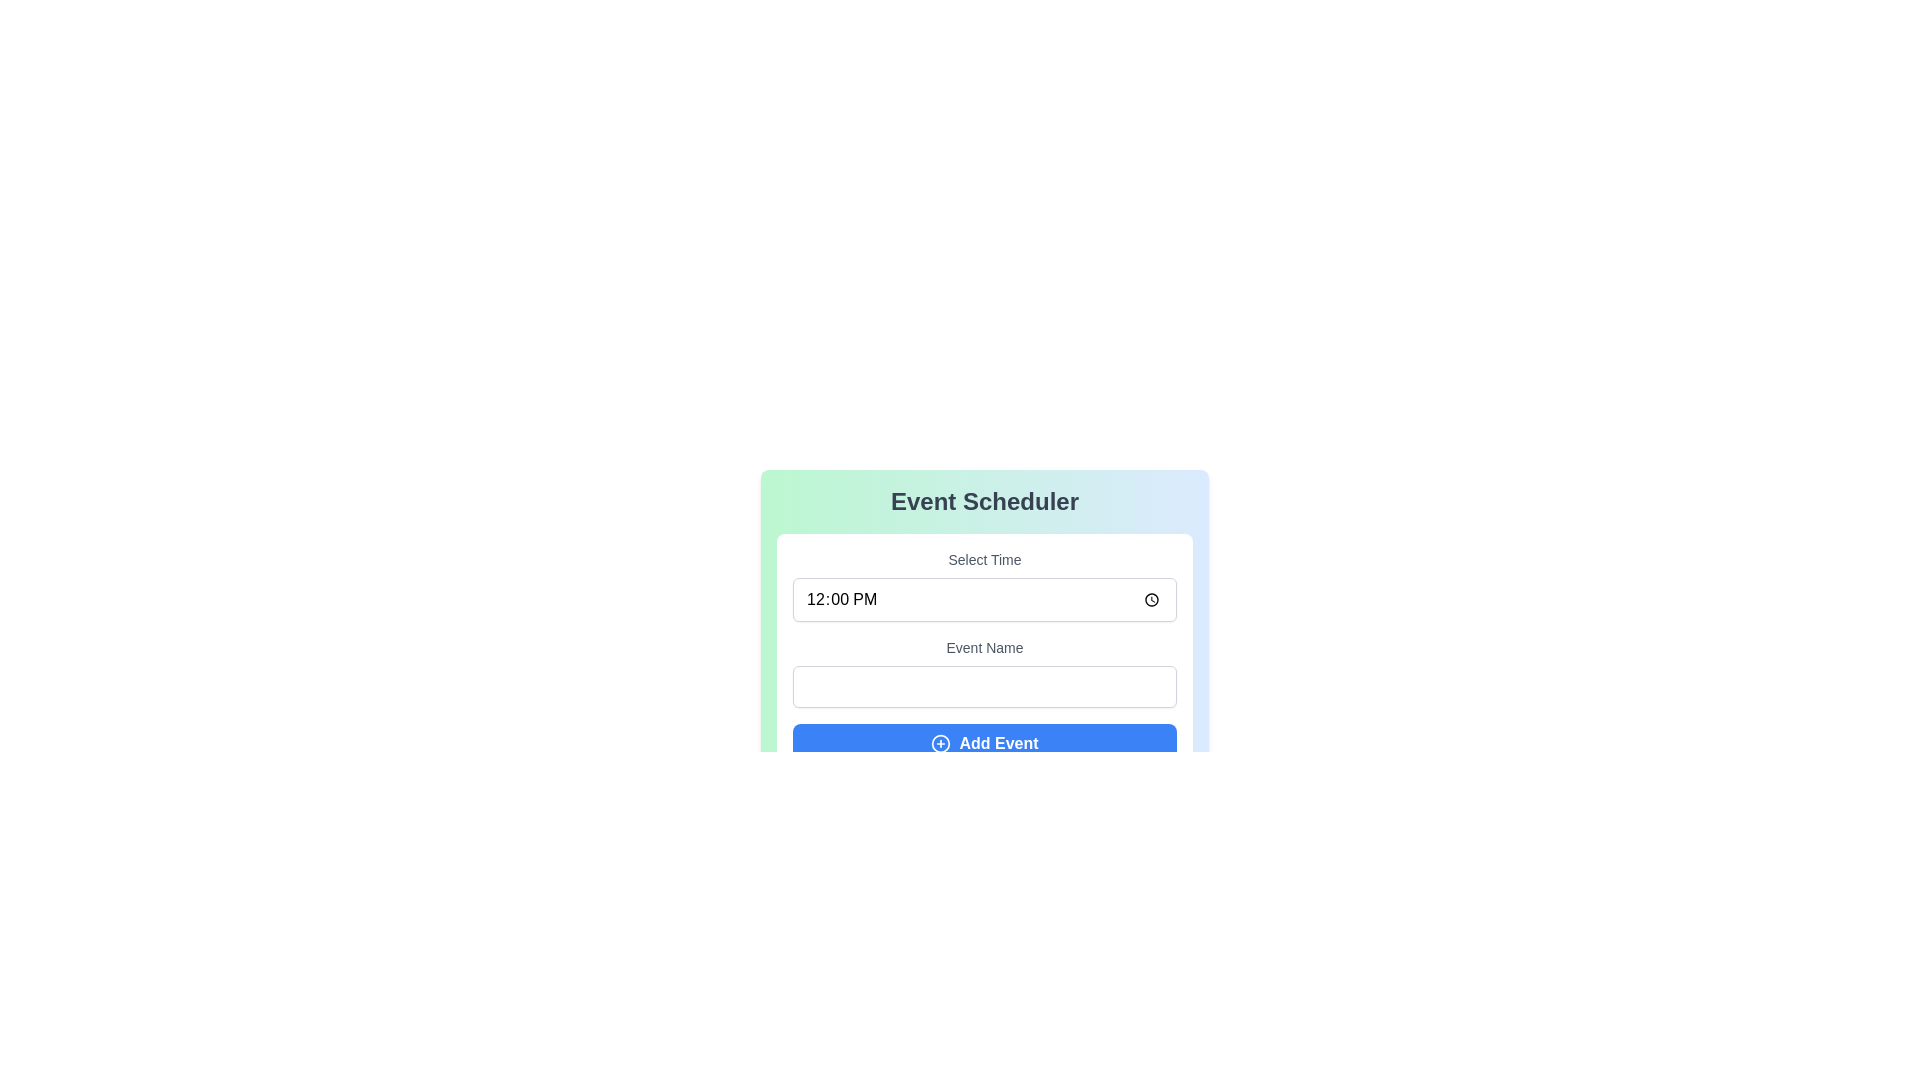 The image size is (1920, 1080). I want to click on the 'Event Name' label, which is a medium gray text label positioned above the associated text input box and below the 'Select Time' label, so click(984, 648).